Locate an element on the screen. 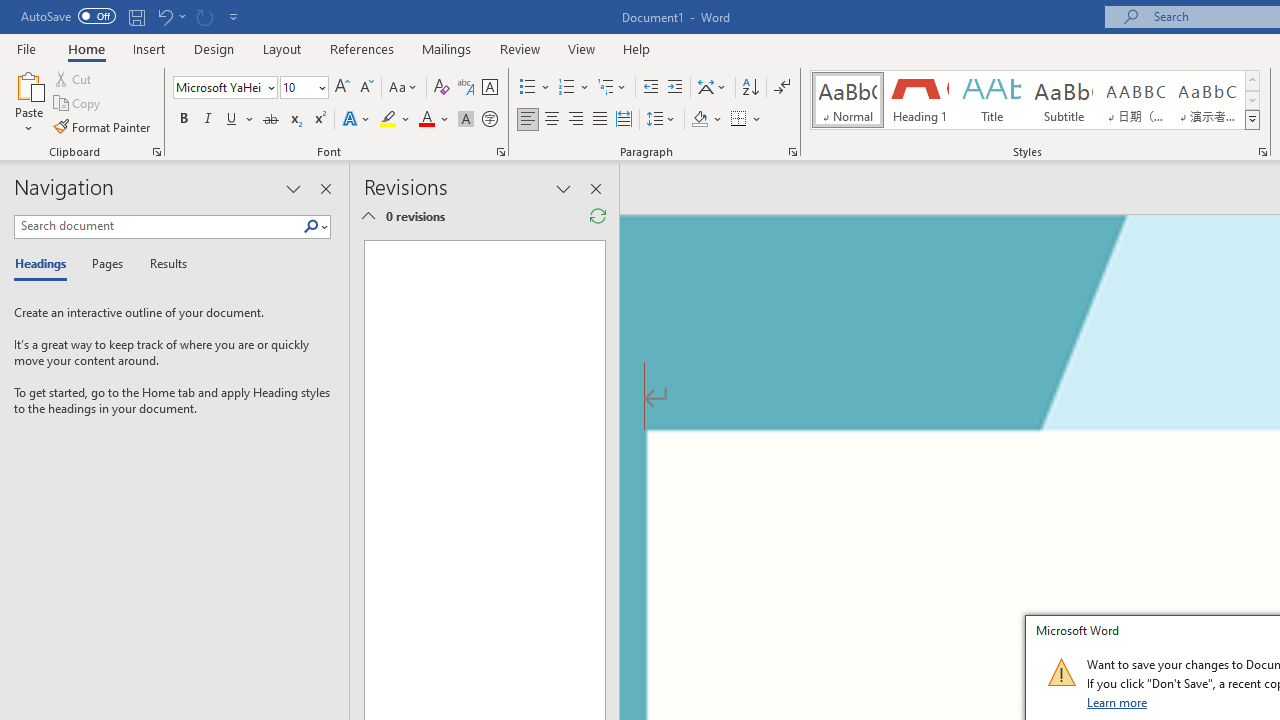 The image size is (1280, 720). 'Undo Paragraph Alignment' is located at coordinates (164, 16).